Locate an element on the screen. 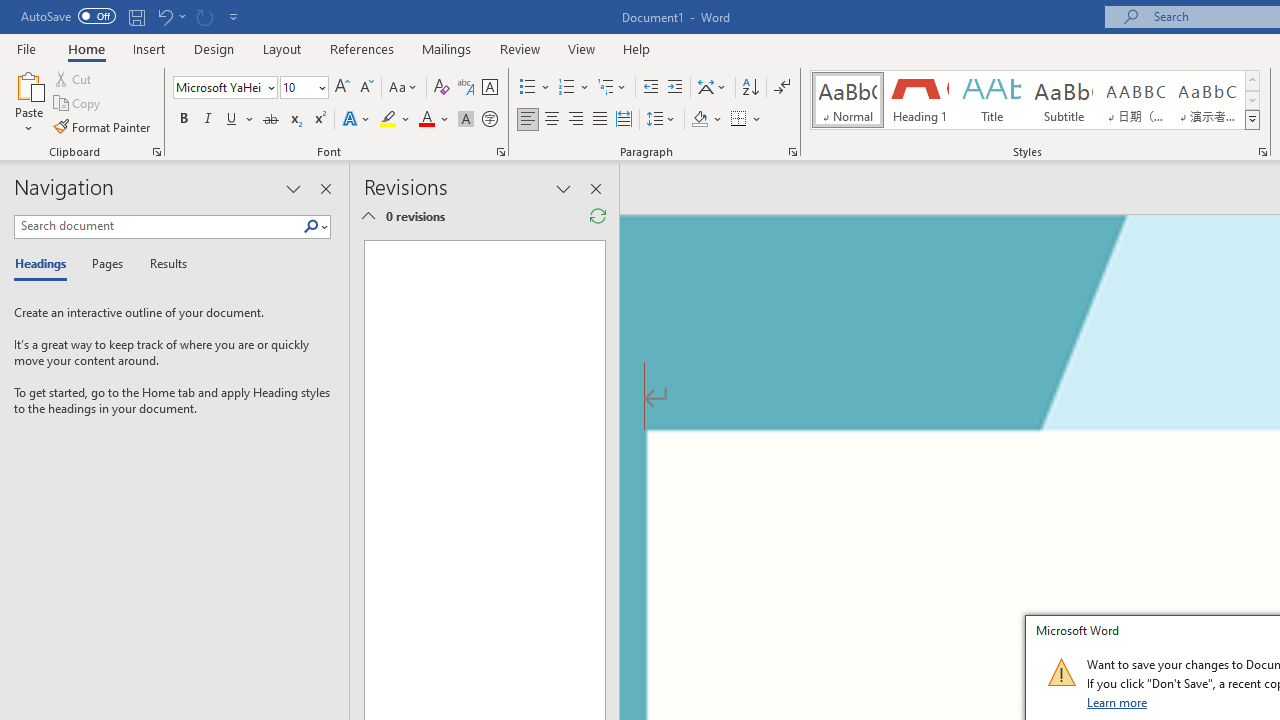 The image size is (1280, 720). 'Undo Paragraph Alignment' is located at coordinates (164, 16).